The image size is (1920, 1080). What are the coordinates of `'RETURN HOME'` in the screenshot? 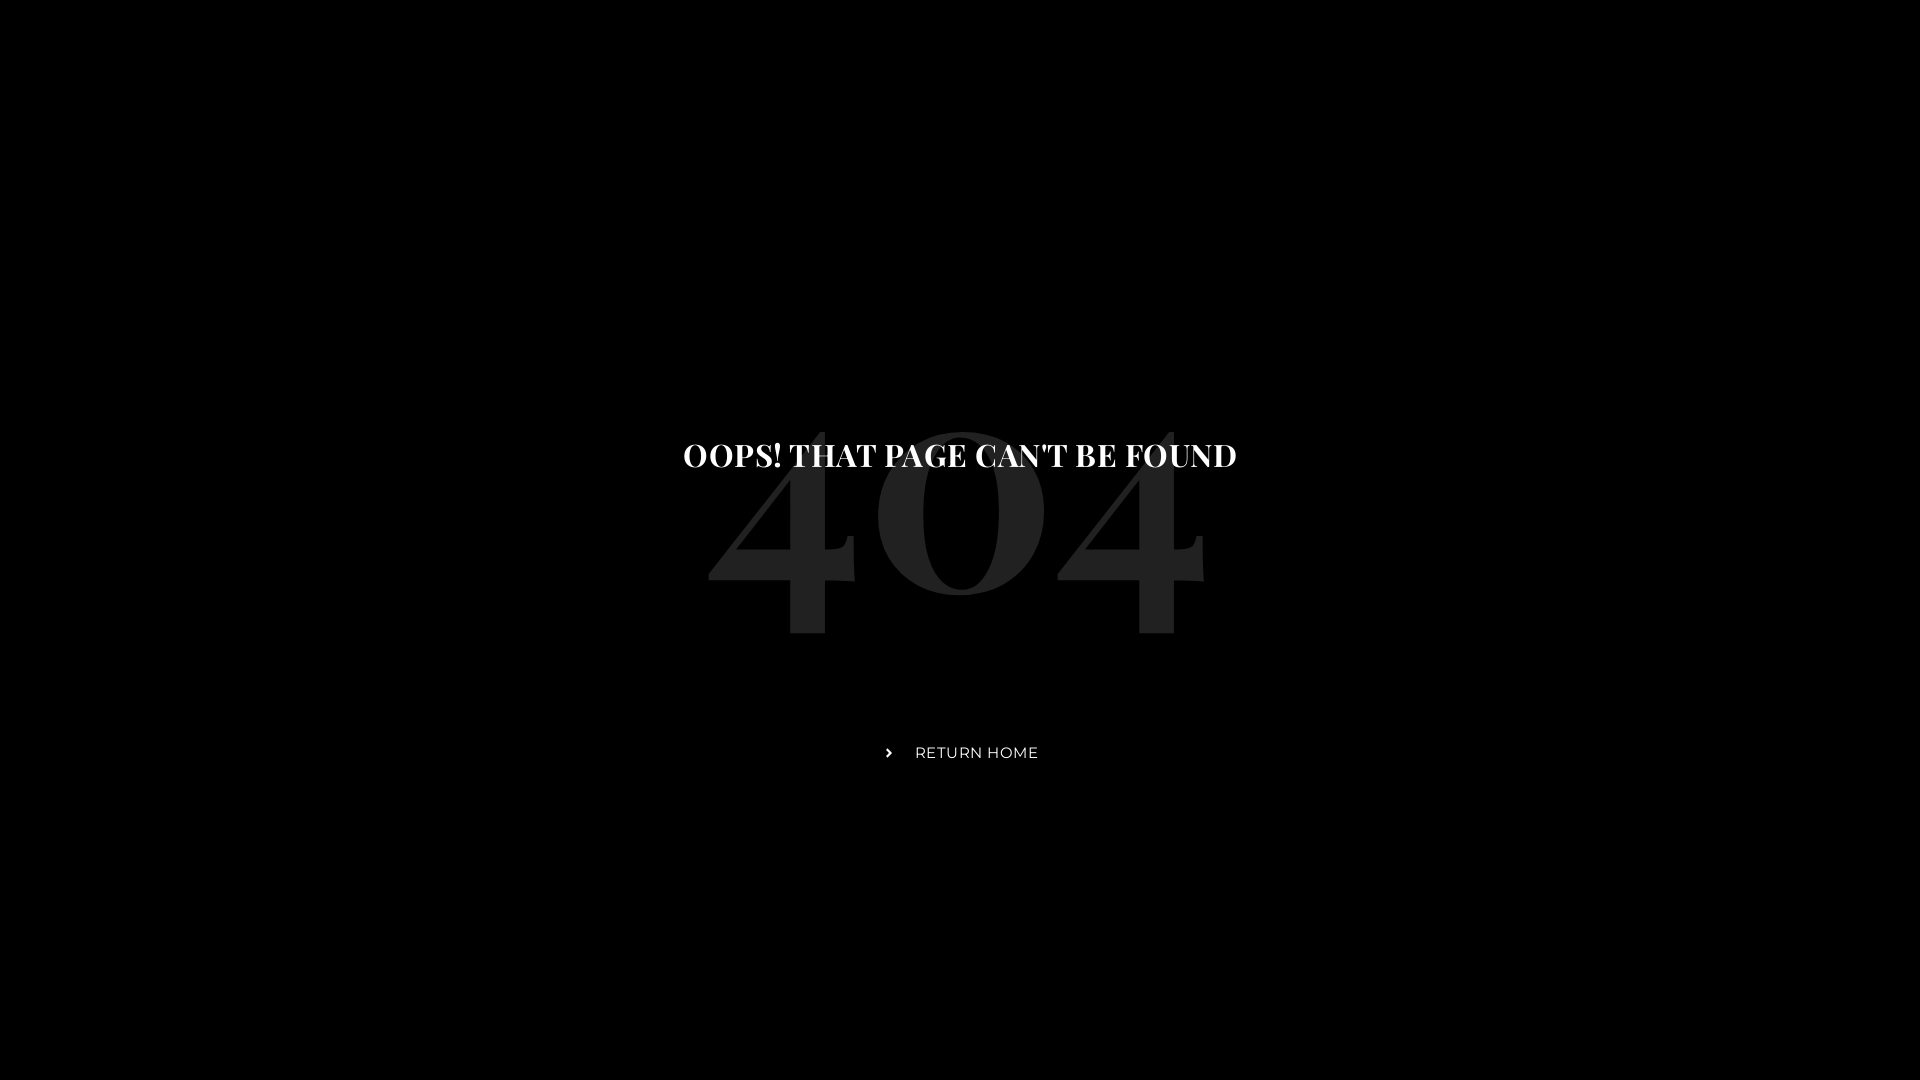 It's located at (881, 752).